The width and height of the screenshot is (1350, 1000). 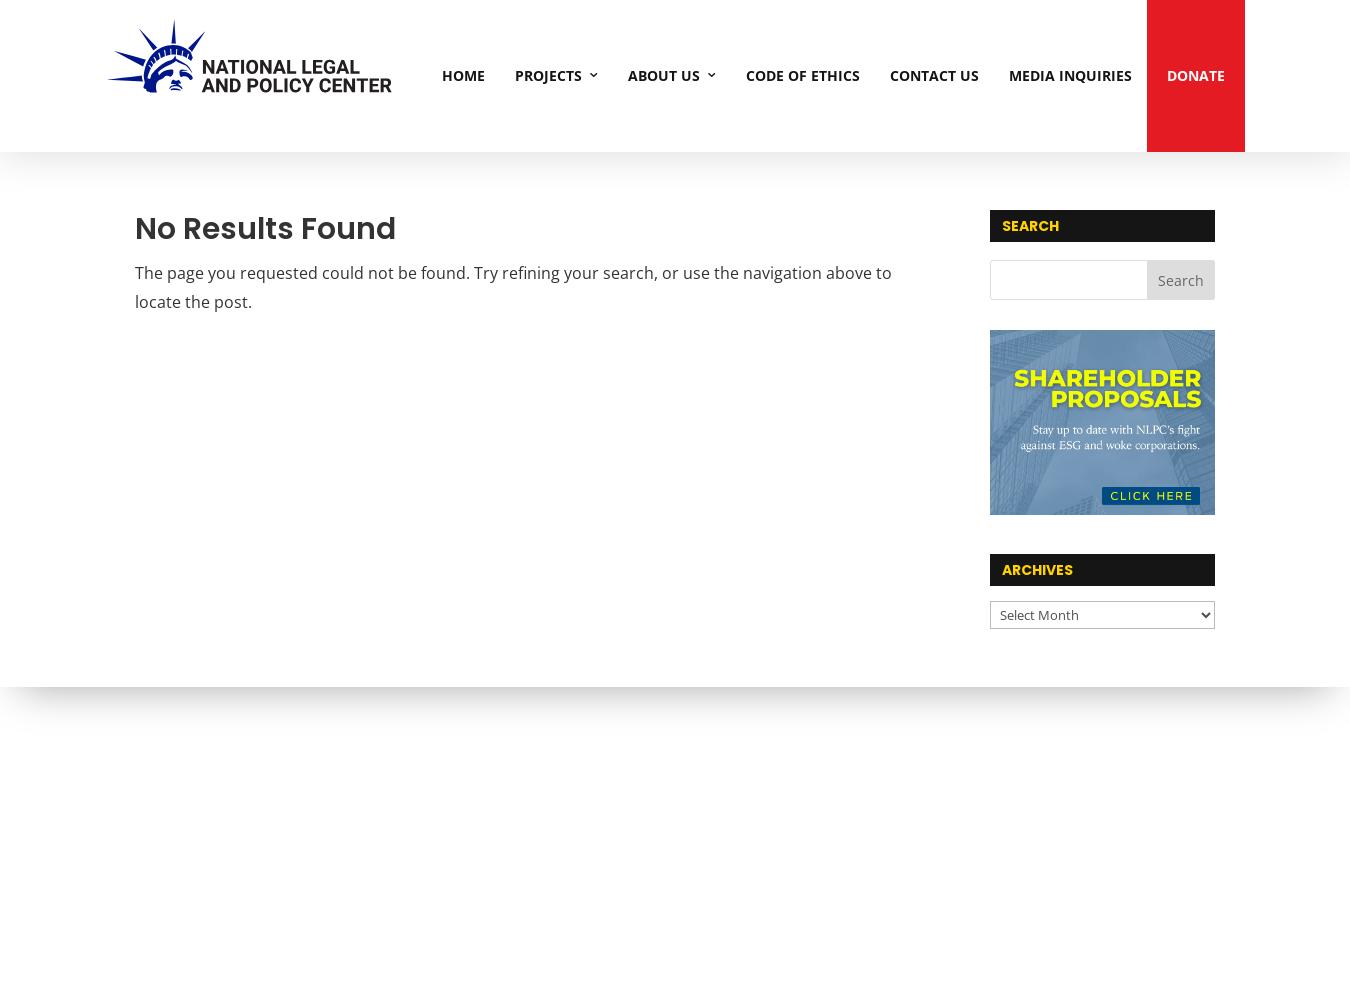 What do you see at coordinates (861, 327) in the screenshot?
I see `'Paul Chesser'` at bounding box center [861, 327].